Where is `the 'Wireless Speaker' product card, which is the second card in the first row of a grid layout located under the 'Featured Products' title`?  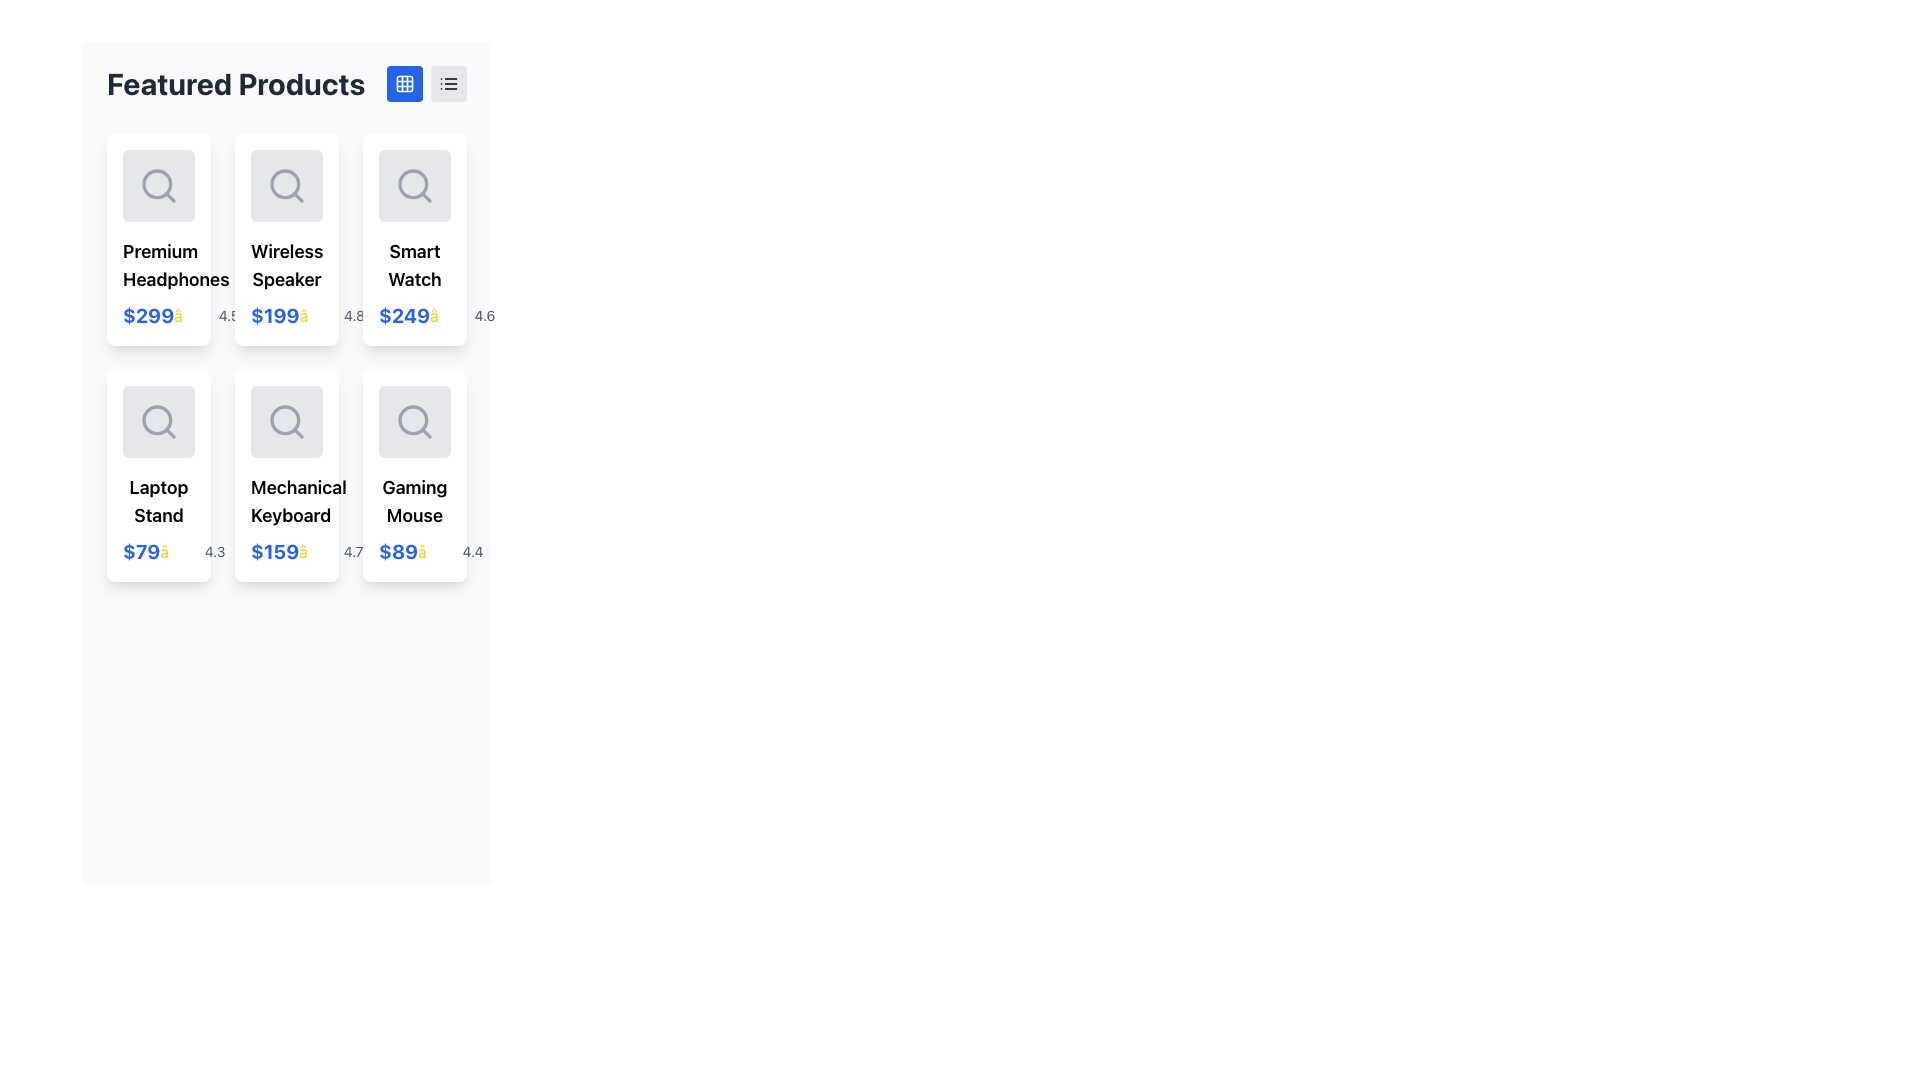 the 'Wireless Speaker' product card, which is the second card in the first row of a grid layout located under the 'Featured Products' title is located at coordinates (286, 238).